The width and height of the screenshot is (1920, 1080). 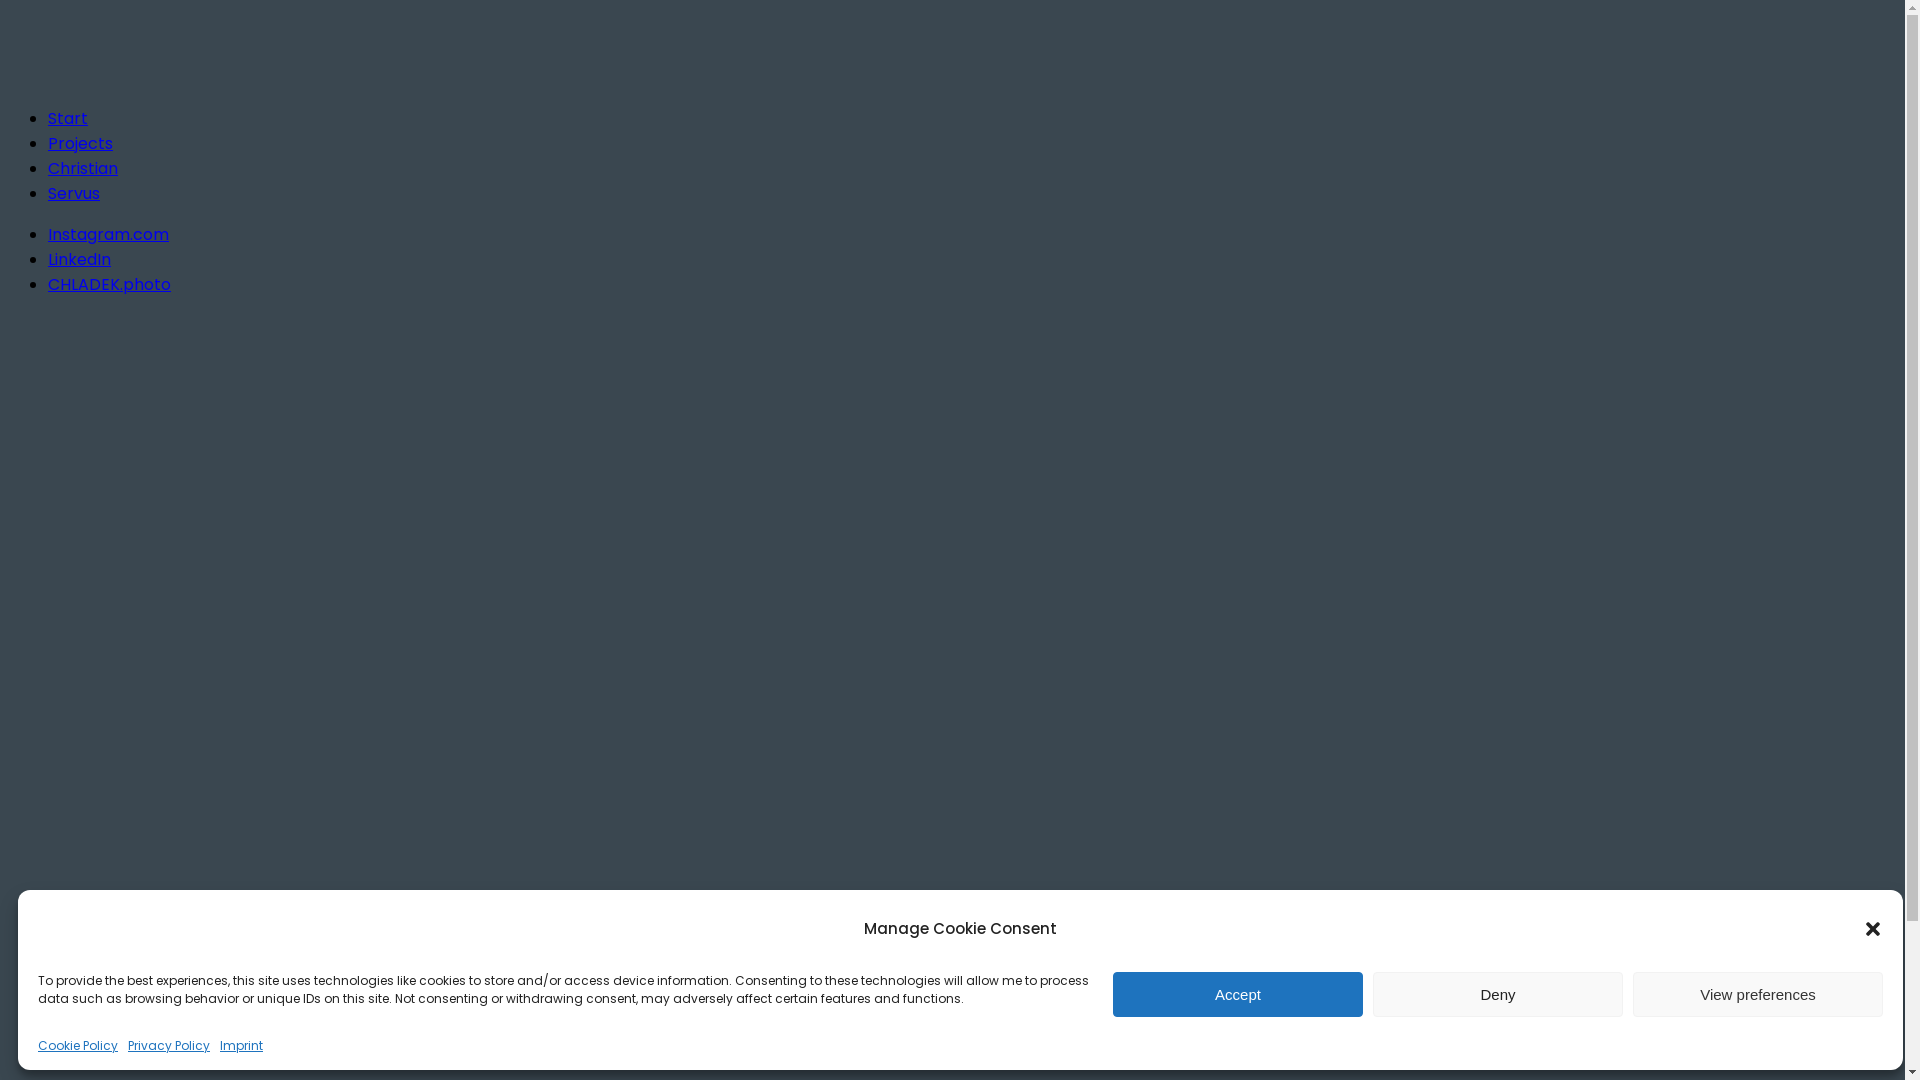 I want to click on 'Start', so click(x=67, y=118).